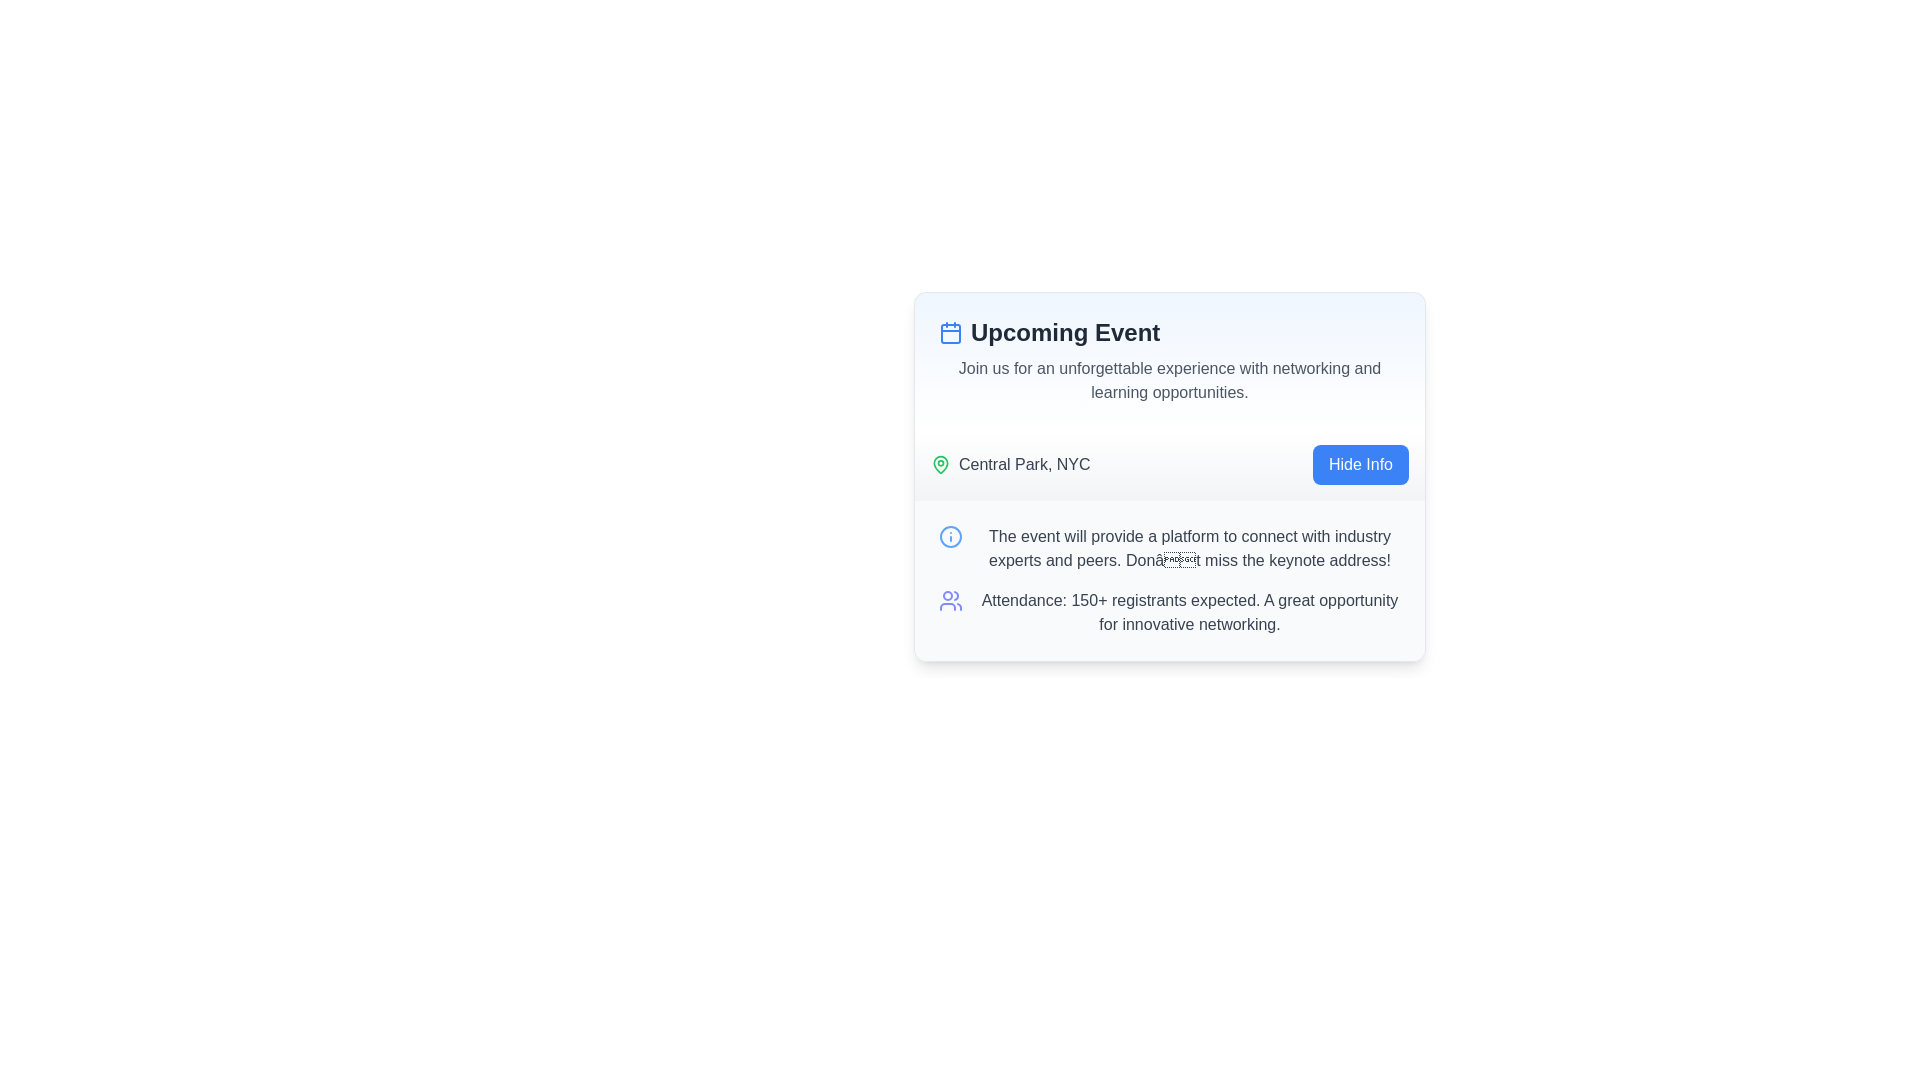 This screenshot has width=1920, height=1080. I want to click on the static text element that reads 'Join us for an unforgettable experience with networking and learning opportunities', which is located beneath the 'Upcoming Event' heading, so click(1170, 381).